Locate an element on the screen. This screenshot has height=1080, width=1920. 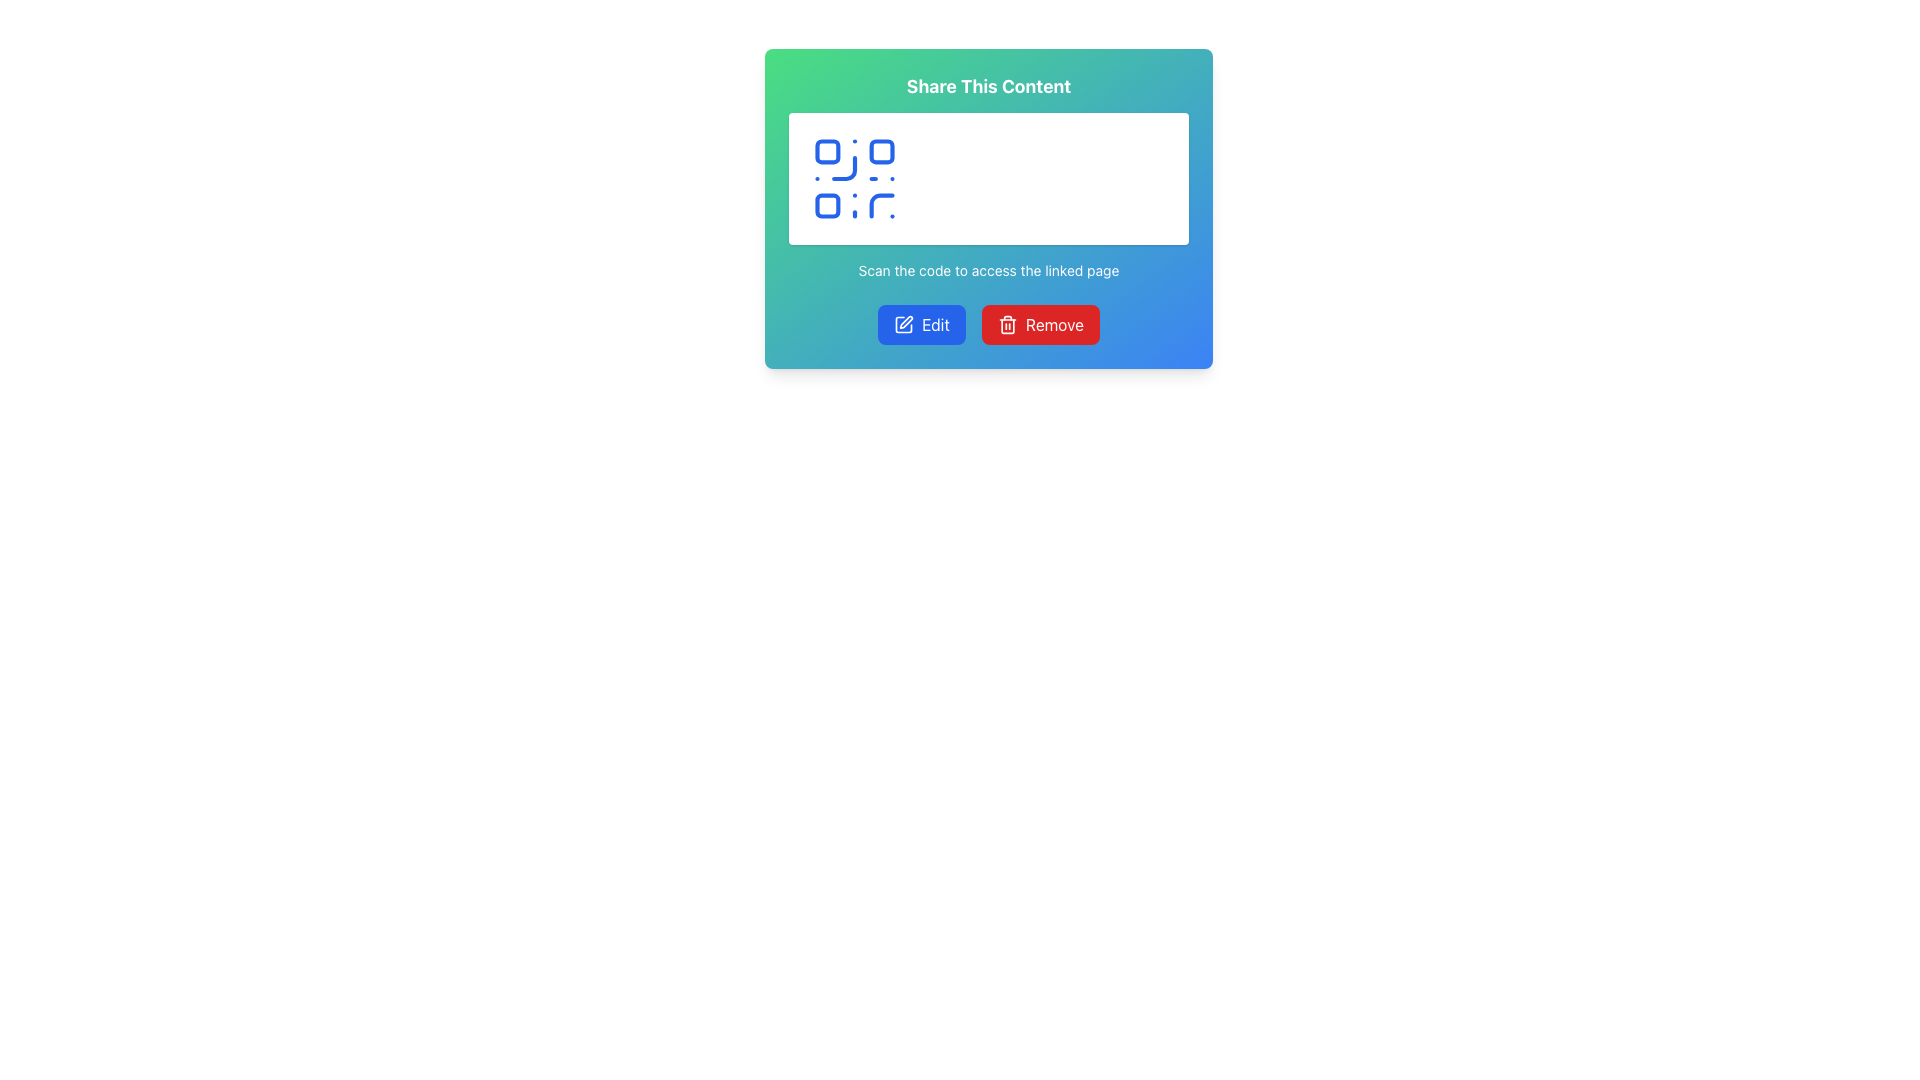
the top-right square element of the QR code, which is part of its decorative and functional design is located at coordinates (881, 150).